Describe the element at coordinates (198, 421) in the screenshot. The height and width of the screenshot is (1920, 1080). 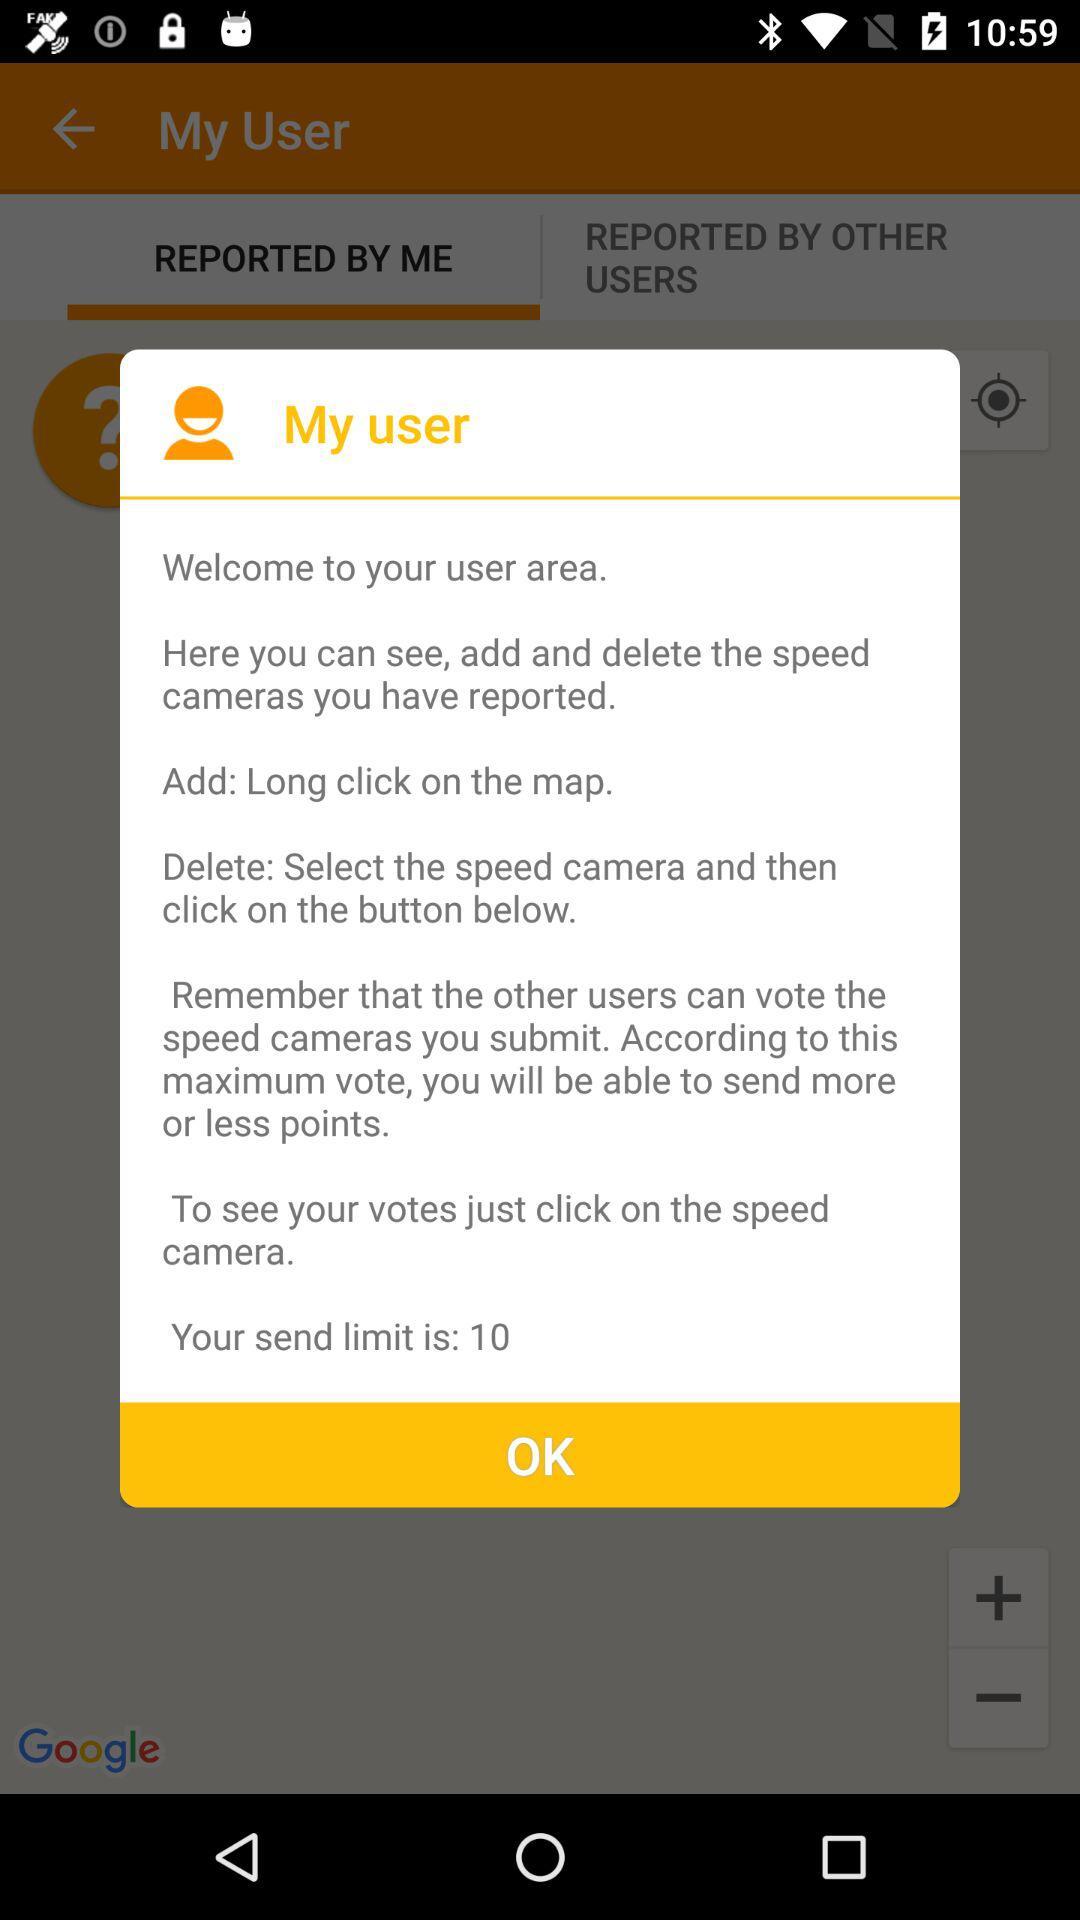
I see `app next to my user icon` at that location.